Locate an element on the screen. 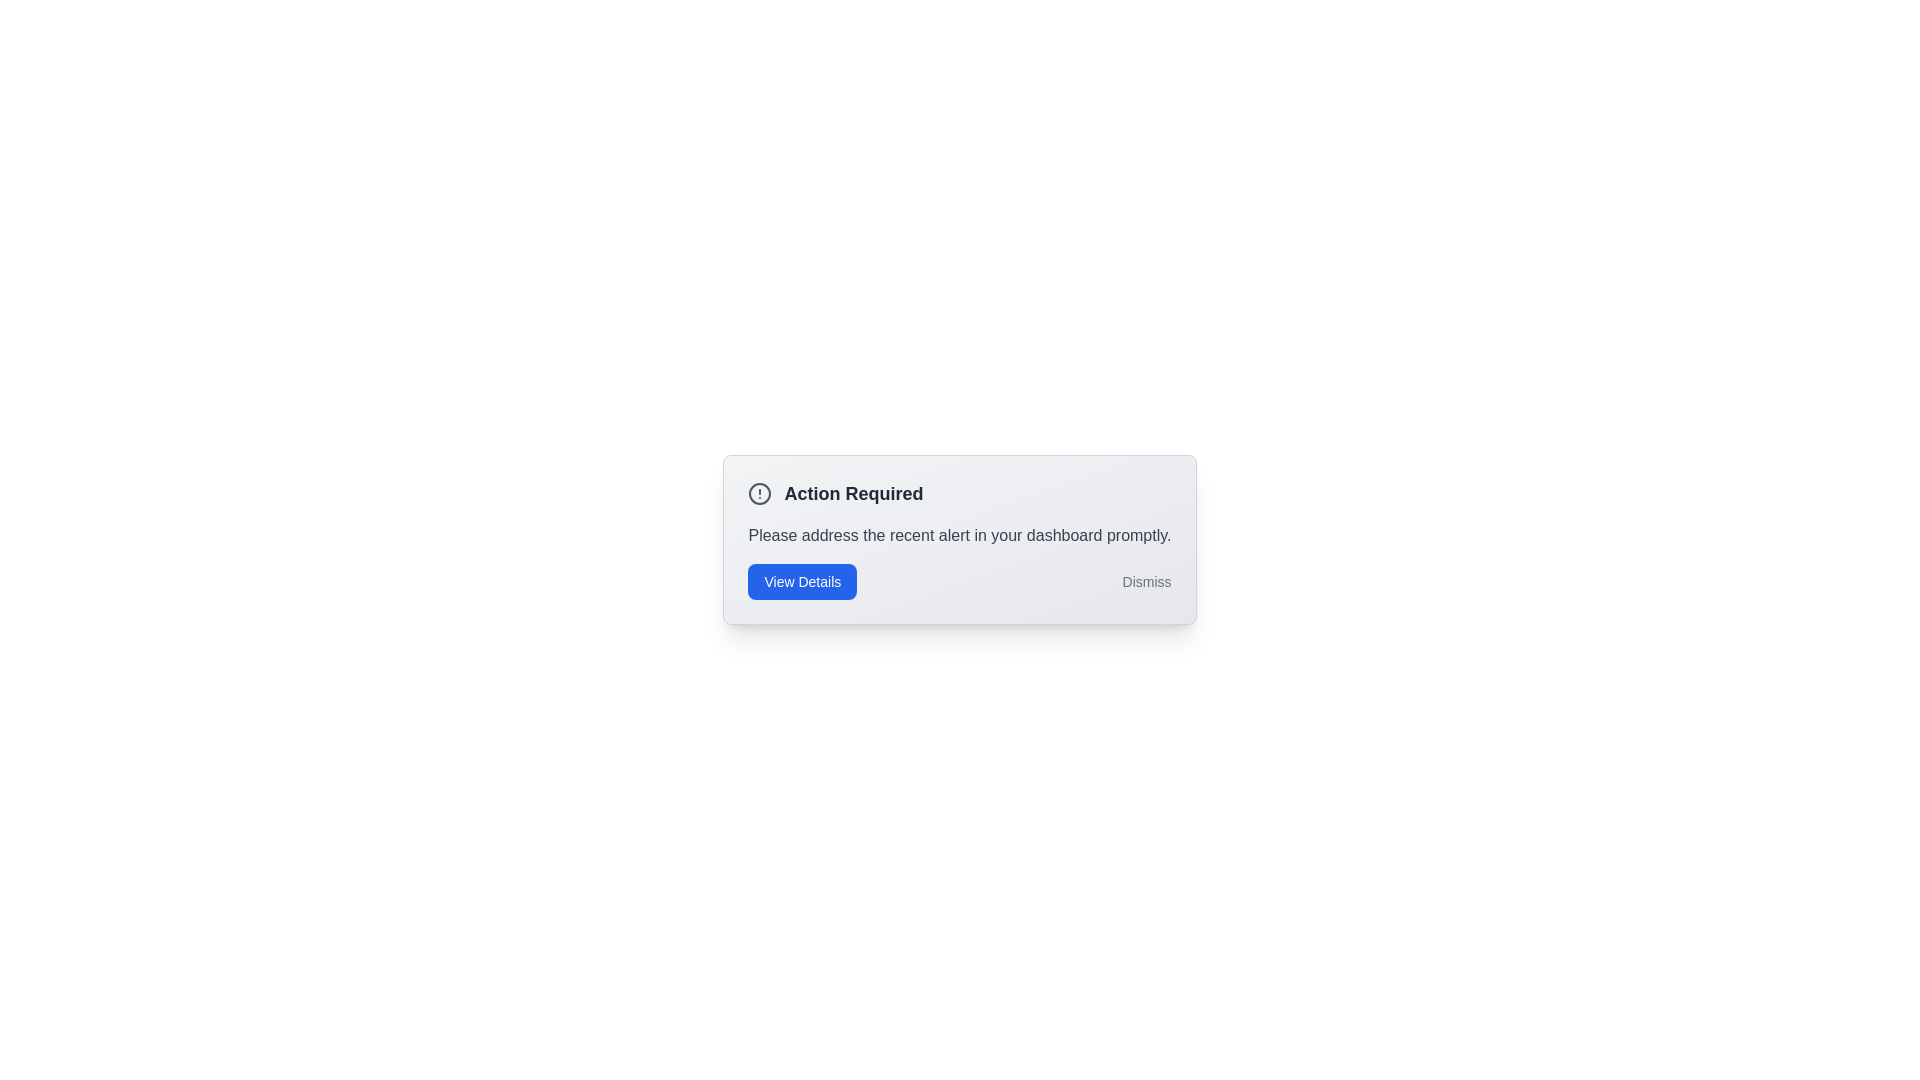 The image size is (1920, 1080). 'Dismiss' button to hide the notification is located at coordinates (1147, 582).